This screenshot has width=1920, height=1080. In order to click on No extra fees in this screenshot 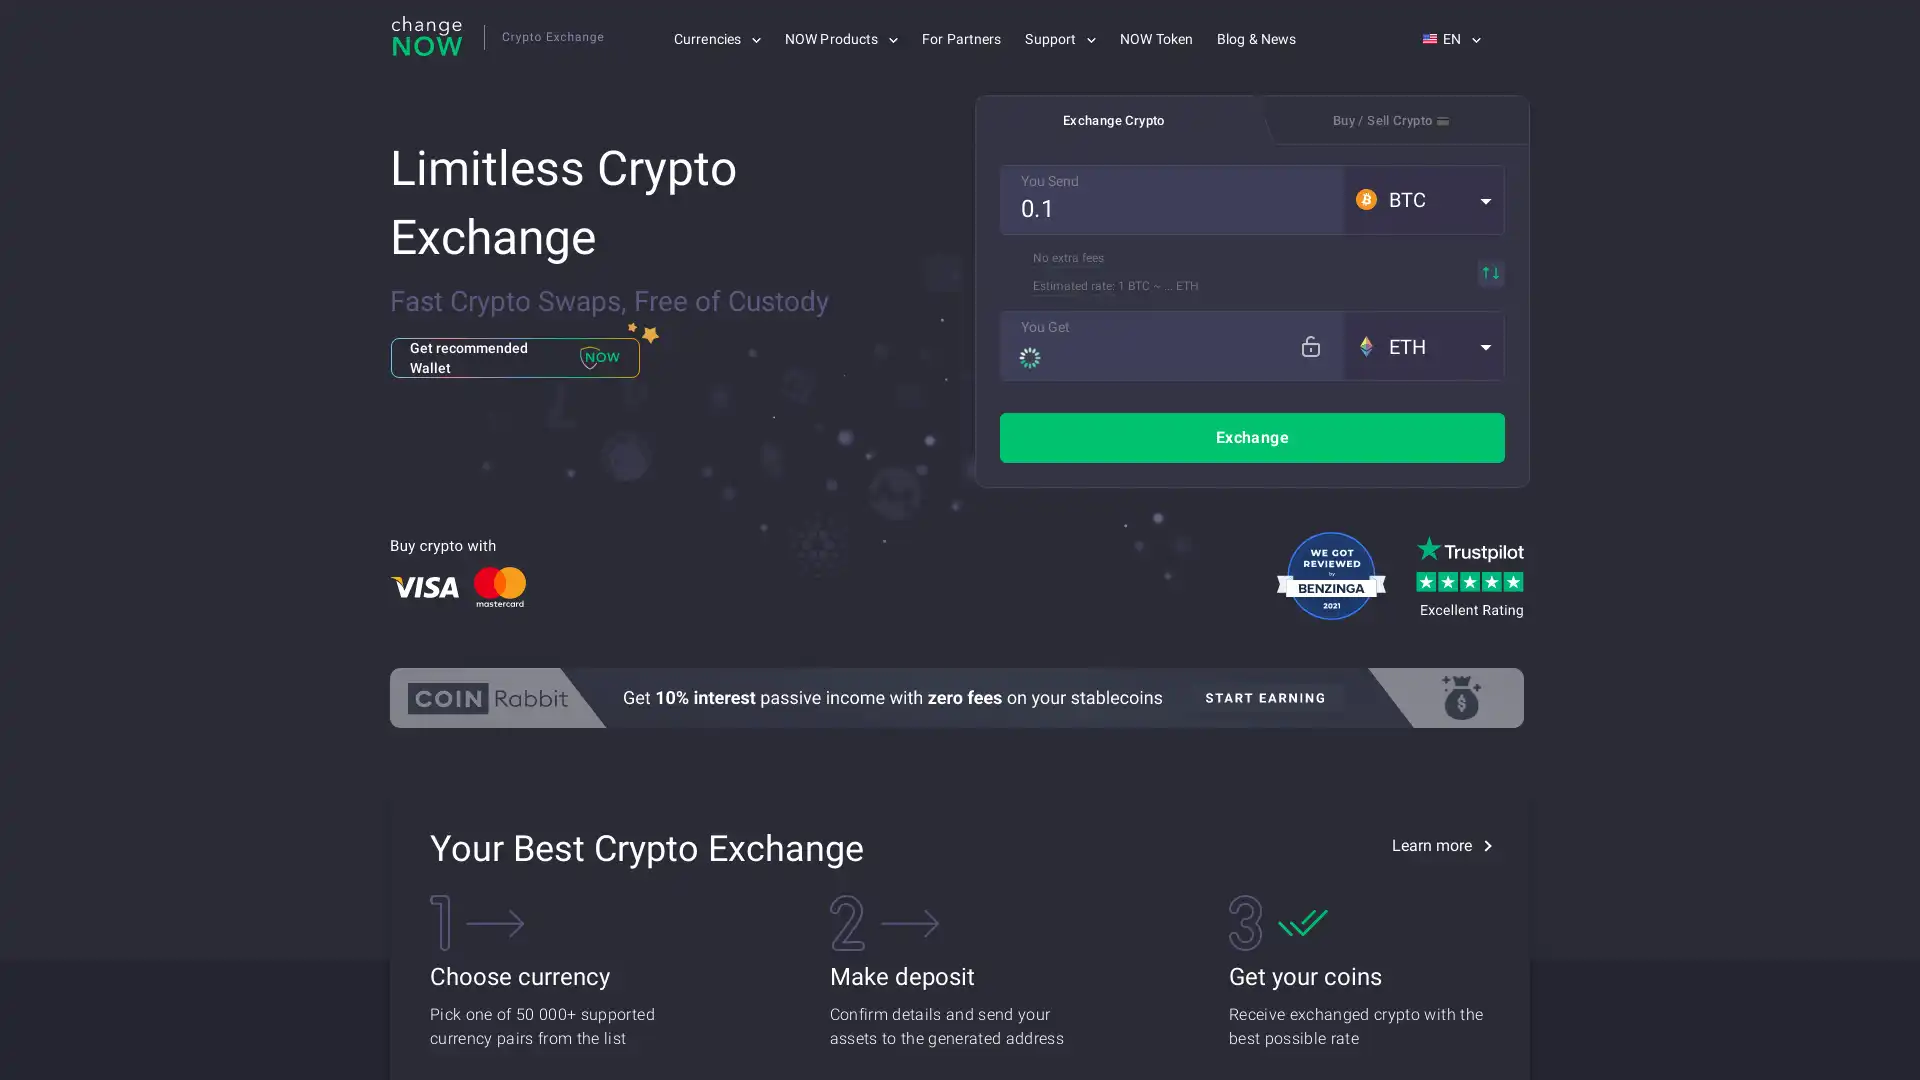, I will do `click(1067, 257)`.